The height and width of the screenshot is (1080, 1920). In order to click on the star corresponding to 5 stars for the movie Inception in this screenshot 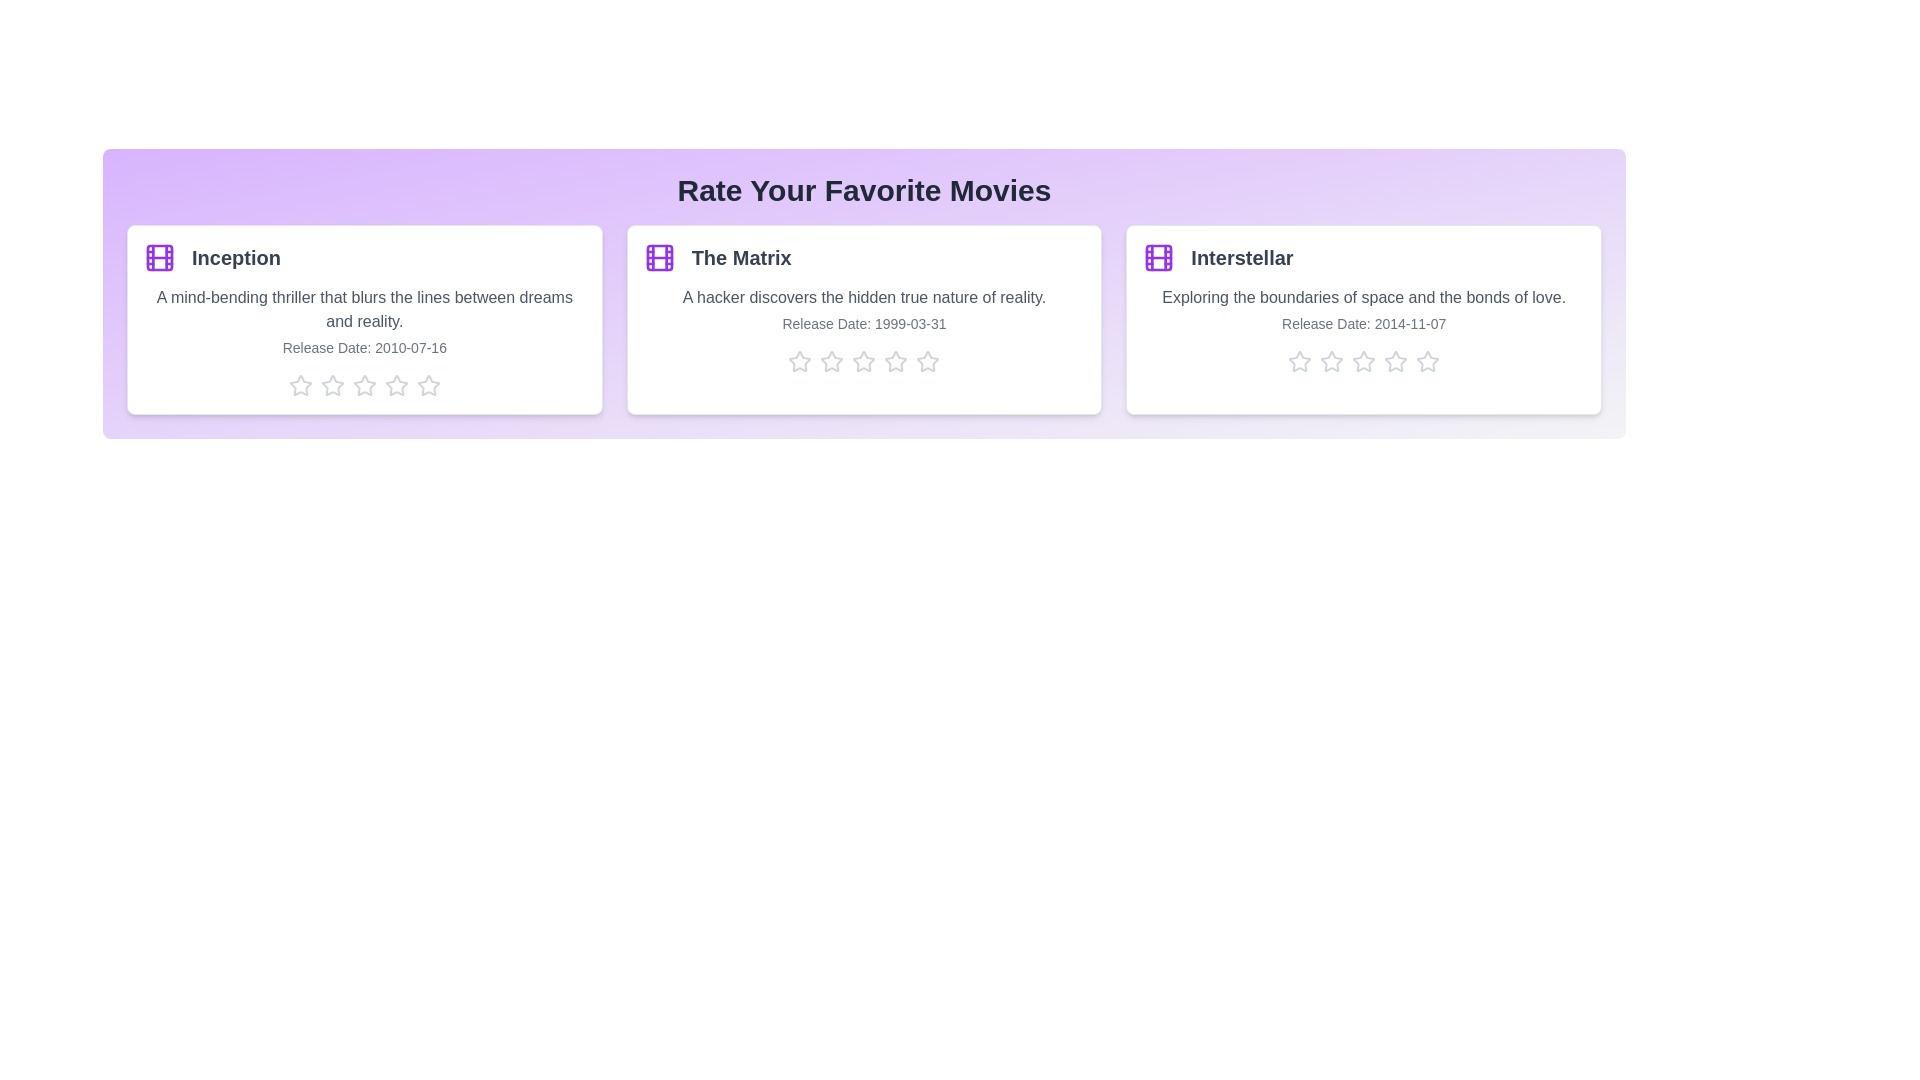, I will do `click(427, 385)`.